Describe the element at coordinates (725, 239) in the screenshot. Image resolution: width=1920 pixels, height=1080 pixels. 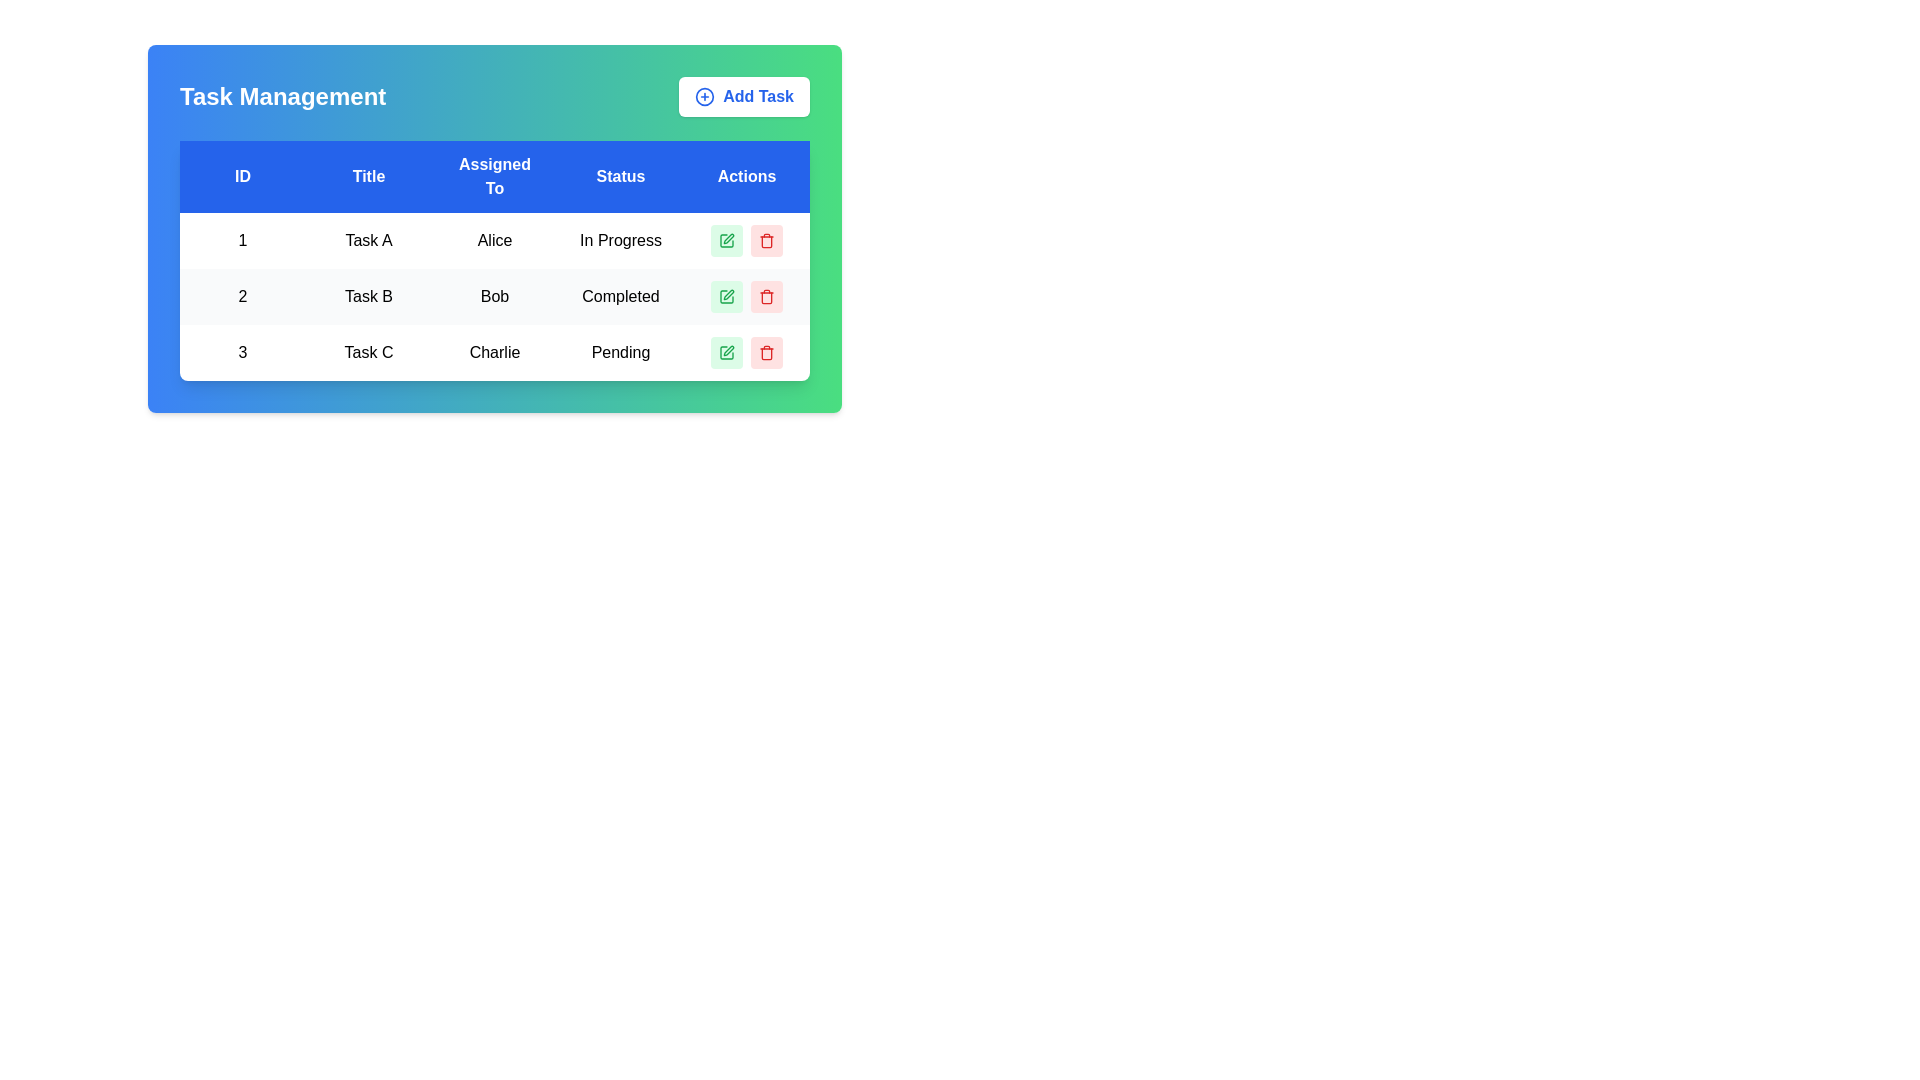
I see `the edit icon button located in the 'Actions' column of the first row in the 'Task Management' table` at that location.